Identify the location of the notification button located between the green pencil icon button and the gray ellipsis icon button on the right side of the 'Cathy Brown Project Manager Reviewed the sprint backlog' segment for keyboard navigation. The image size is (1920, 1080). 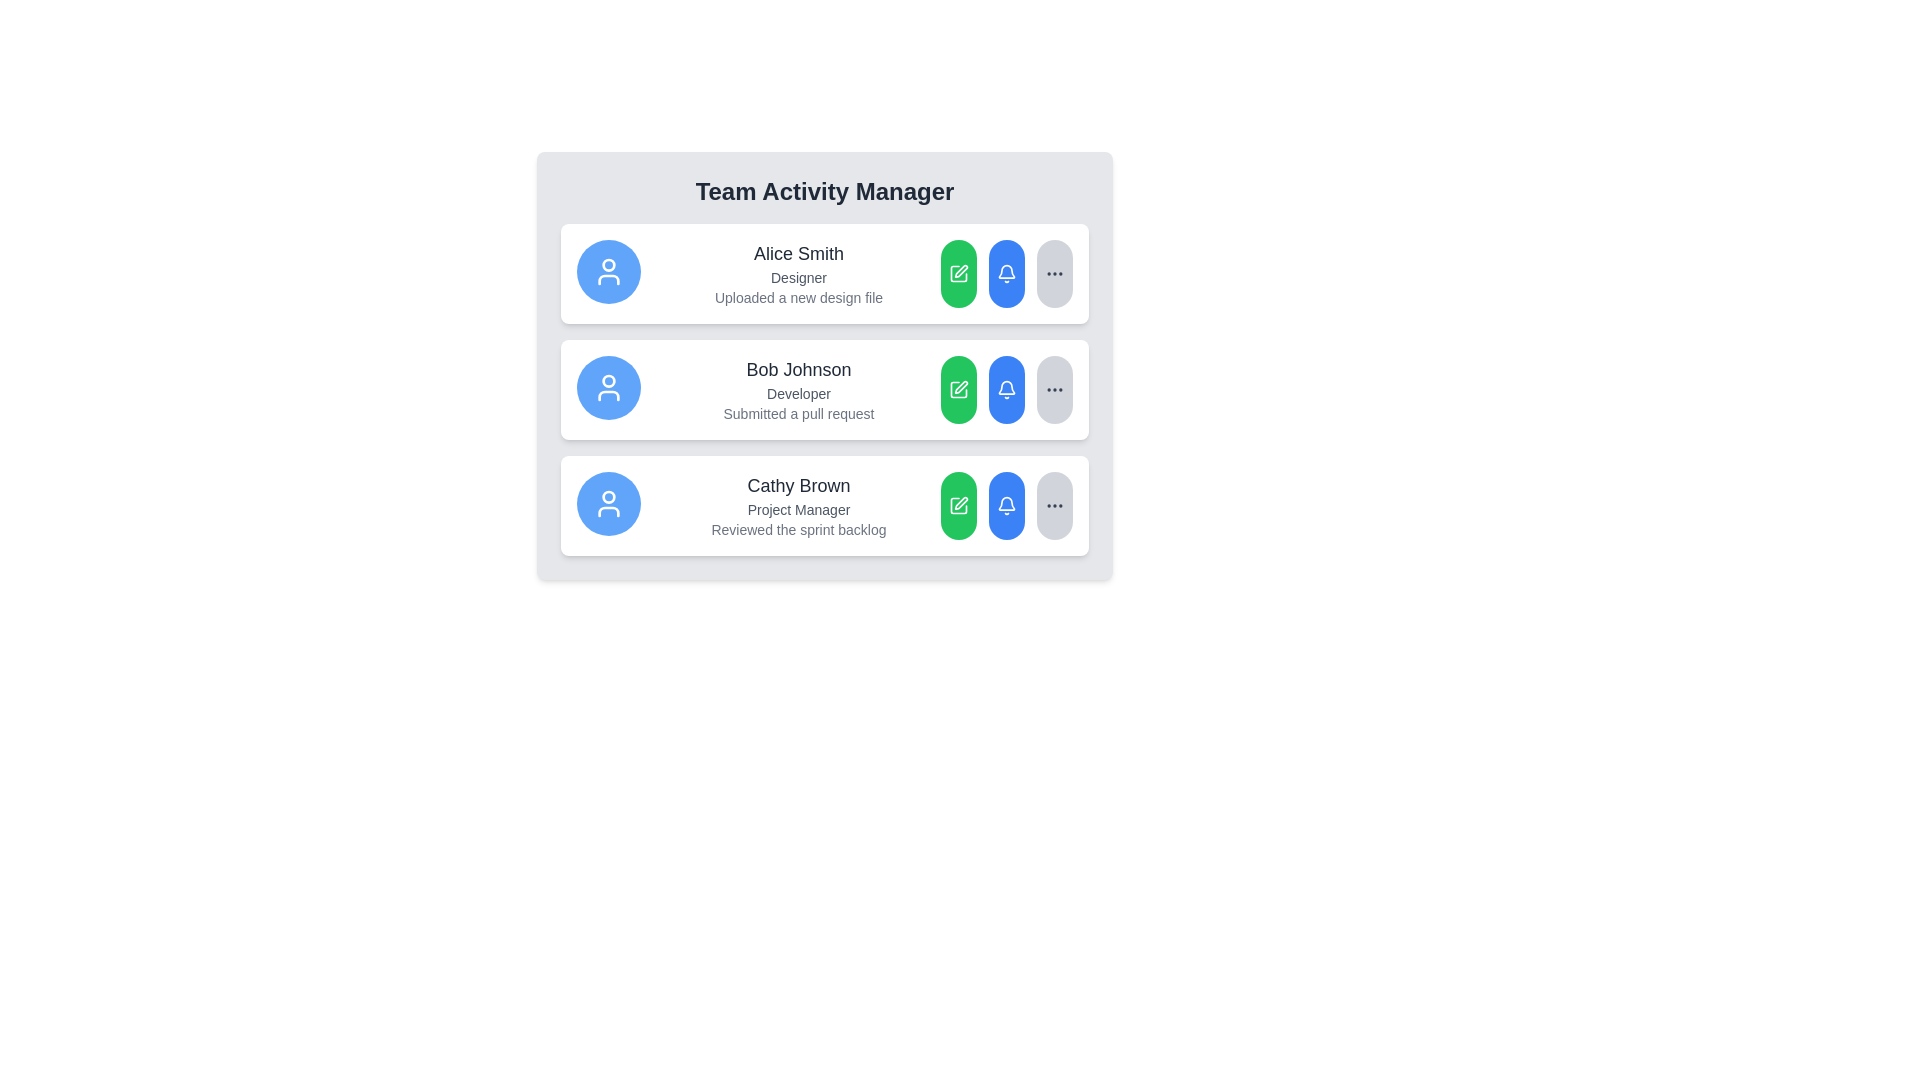
(1007, 504).